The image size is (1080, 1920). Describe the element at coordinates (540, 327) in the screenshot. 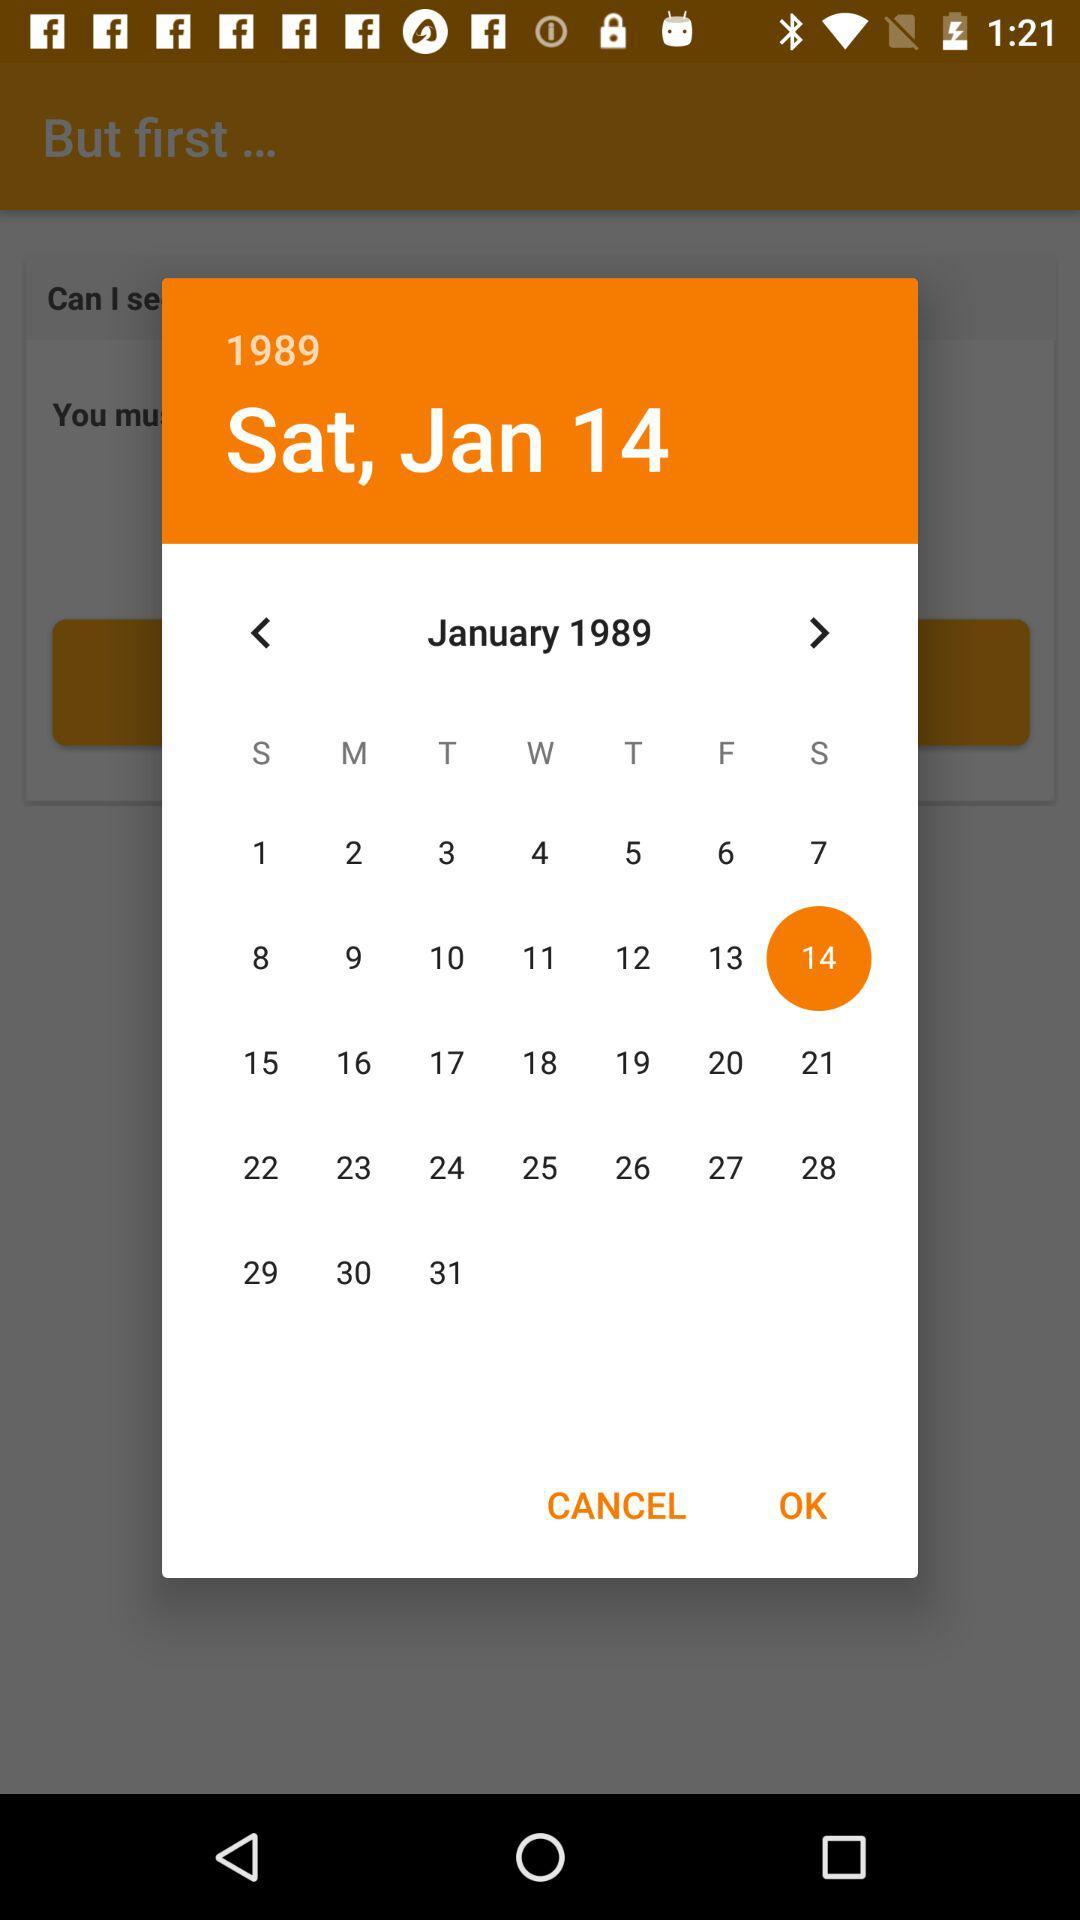

I see `icon above sat, jan 14` at that location.